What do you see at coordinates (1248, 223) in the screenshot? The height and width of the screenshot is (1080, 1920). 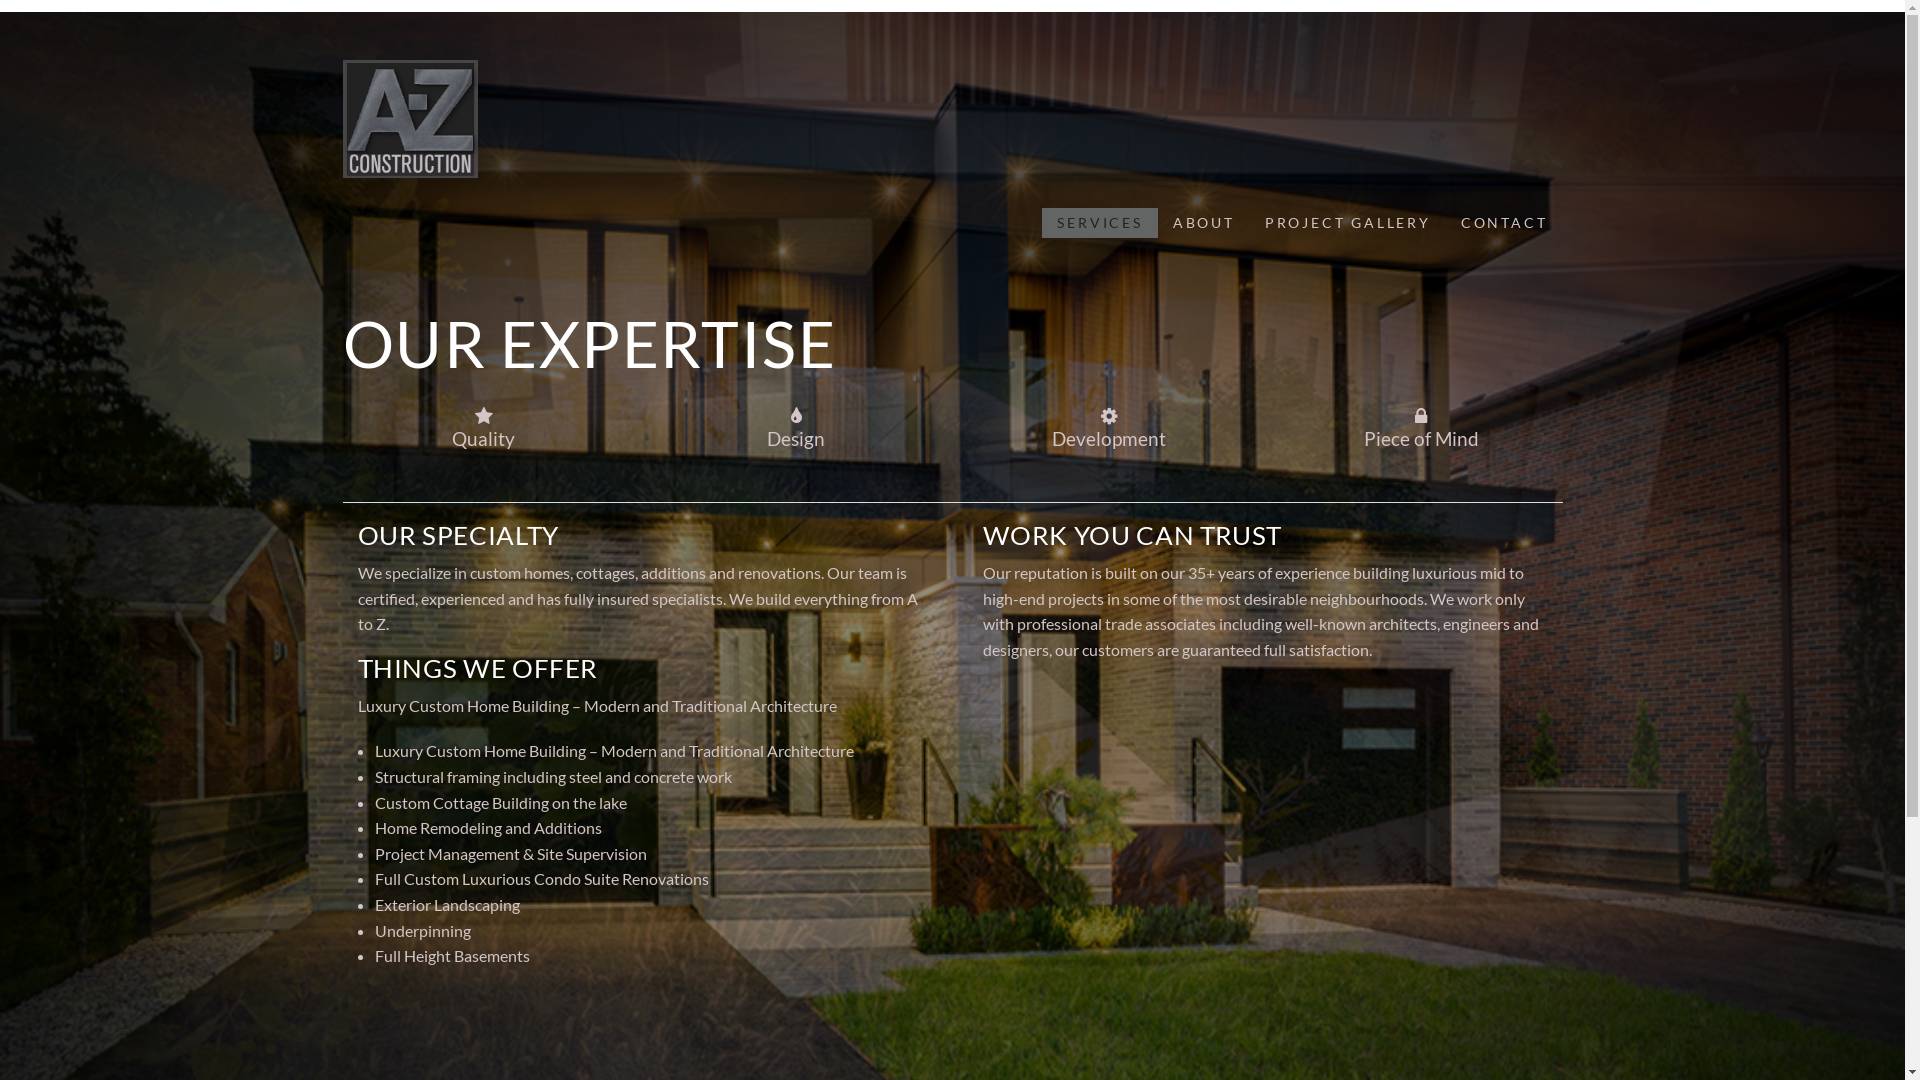 I see `'PROJECT GALLERY'` at bounding box center [1248, 223].